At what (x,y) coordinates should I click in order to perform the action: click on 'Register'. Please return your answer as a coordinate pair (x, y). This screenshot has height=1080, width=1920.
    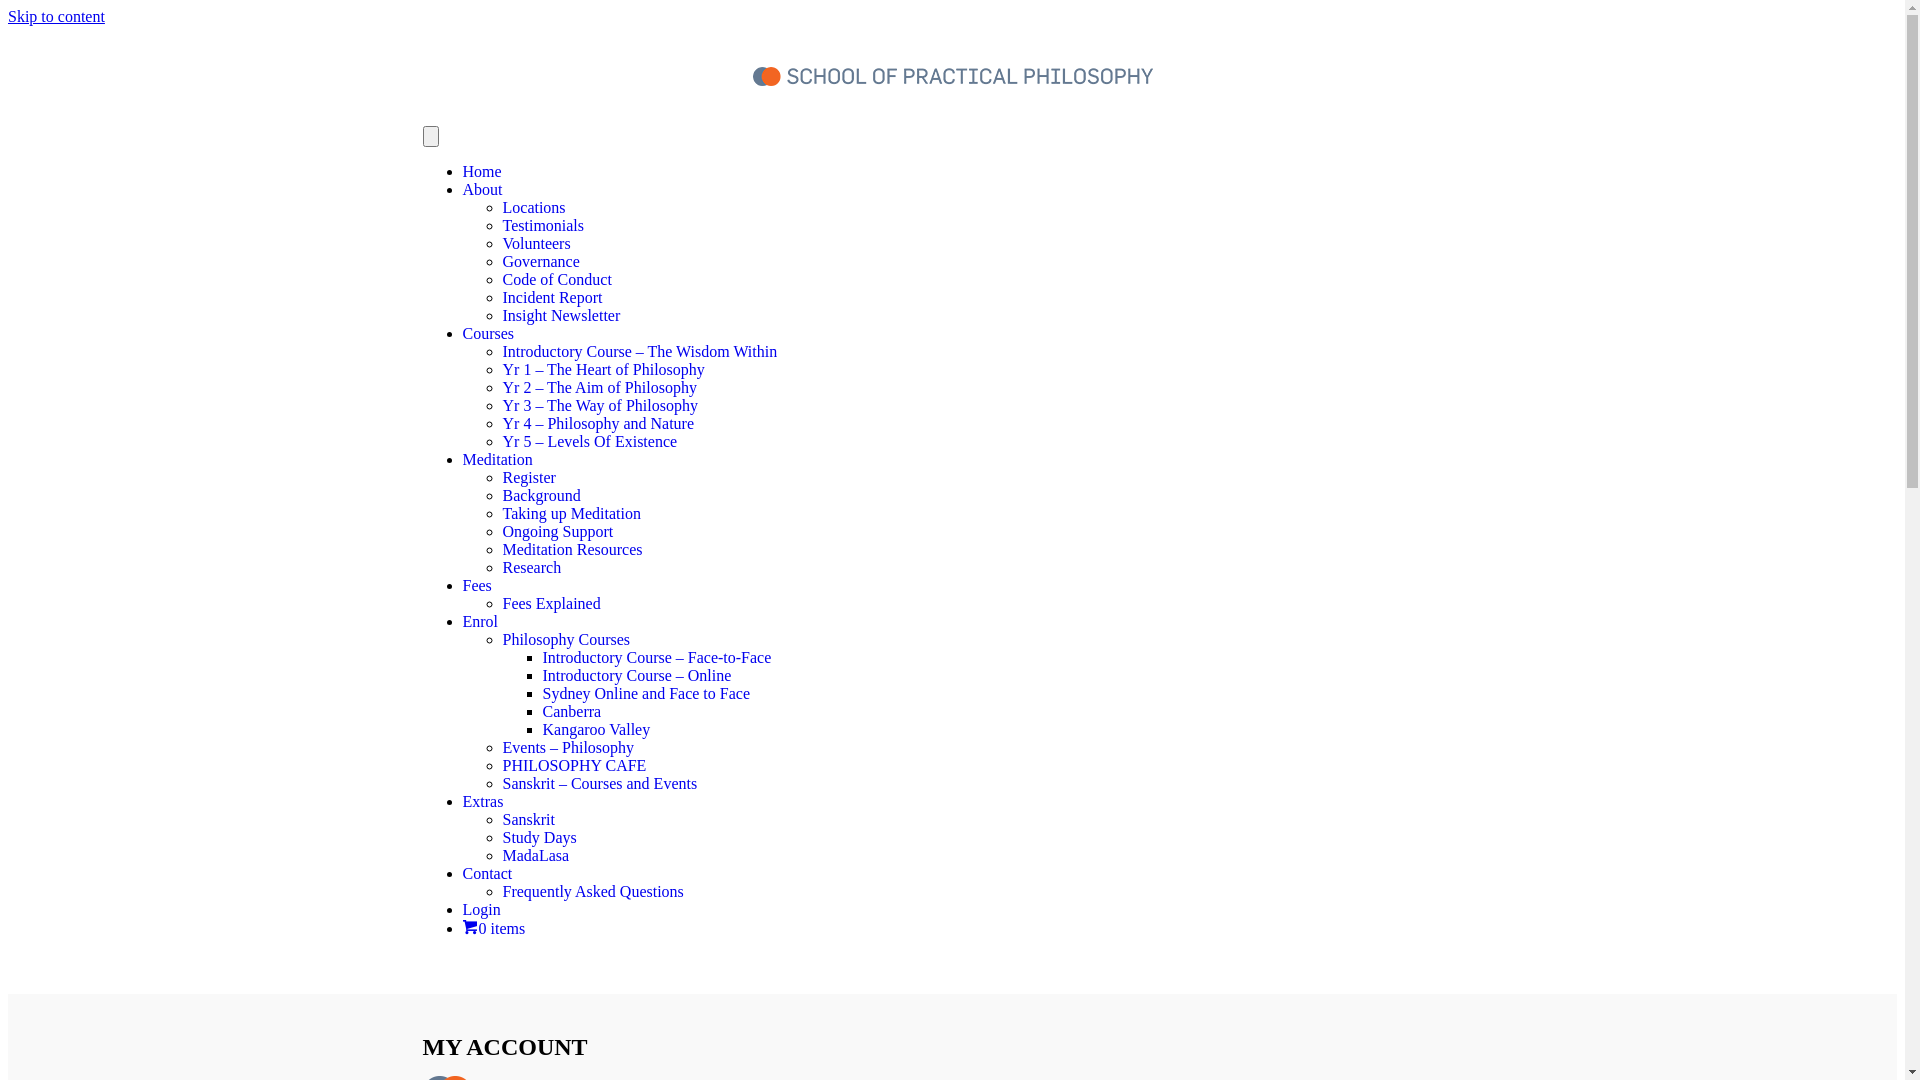
    Looking at the image, I should click on (502, 477).